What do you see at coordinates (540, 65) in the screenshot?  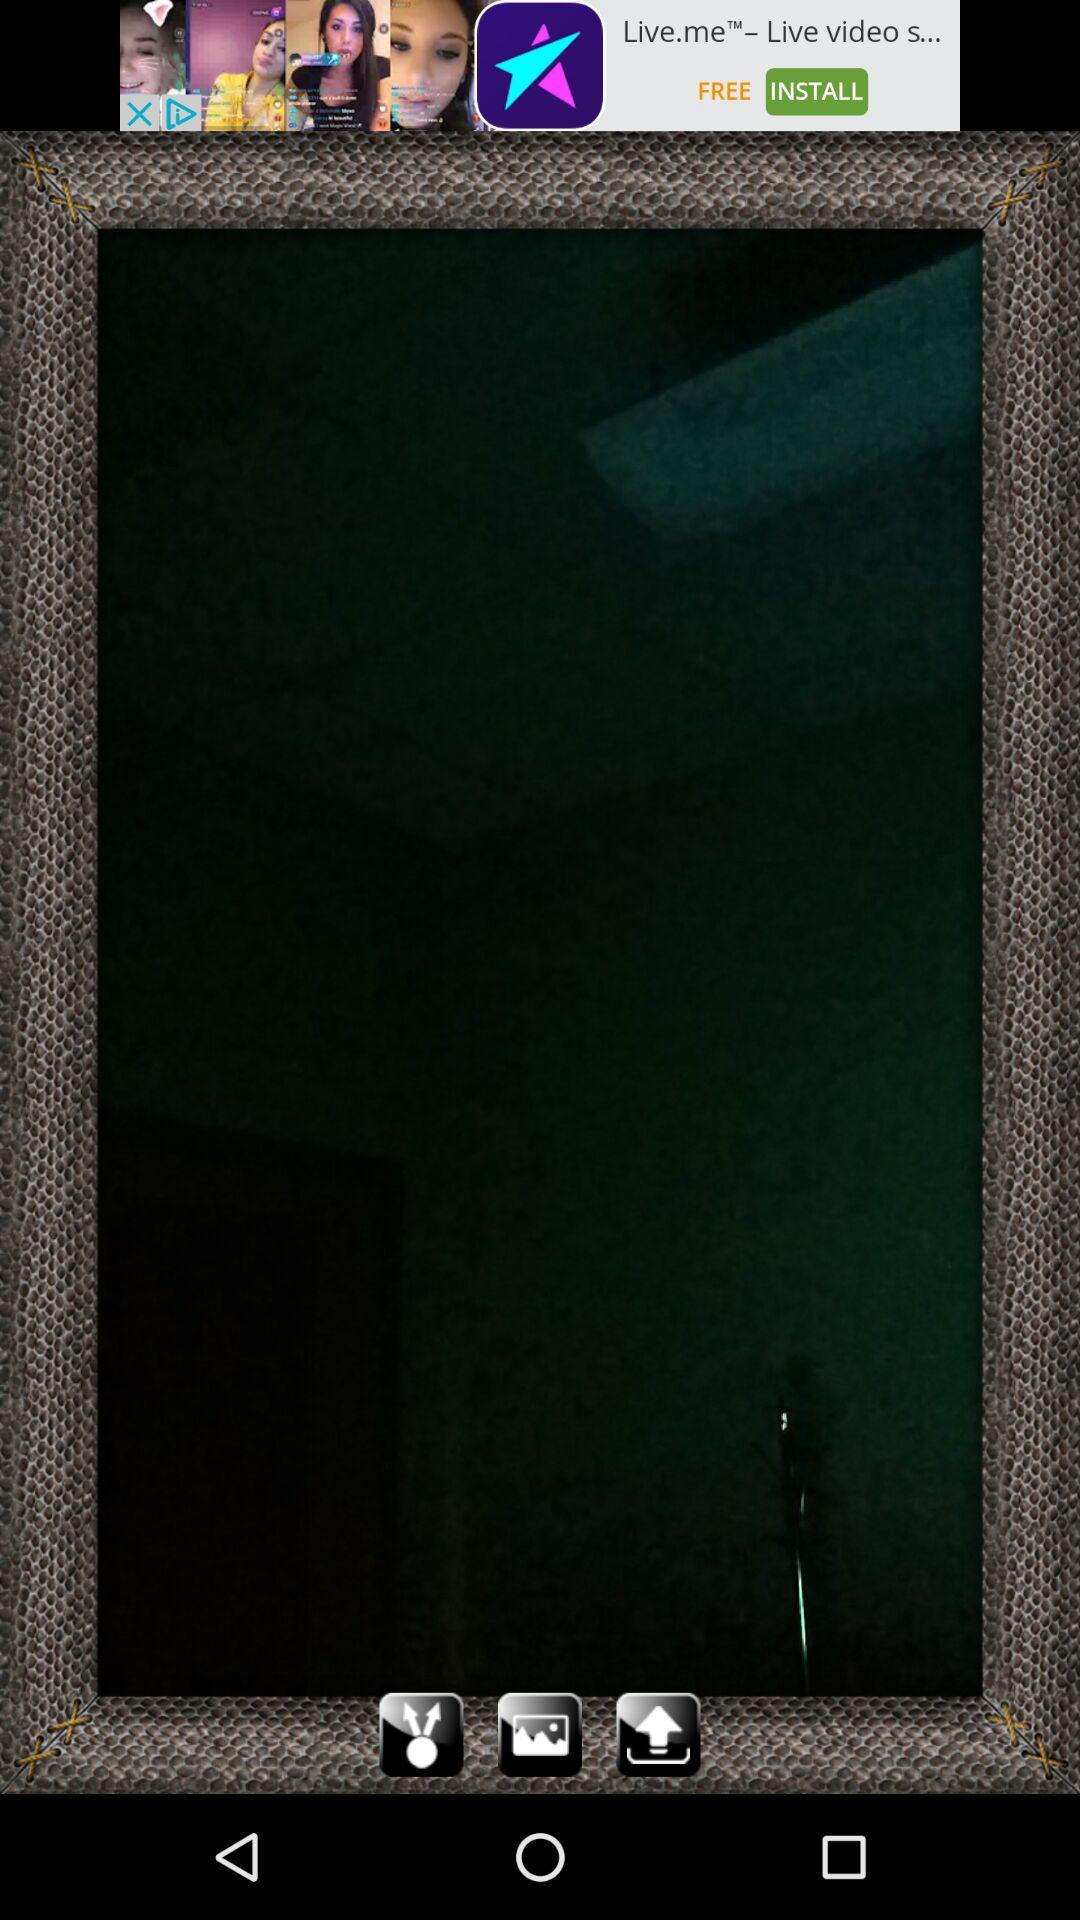 I see `advertisement` at bounding box center [540, 65].